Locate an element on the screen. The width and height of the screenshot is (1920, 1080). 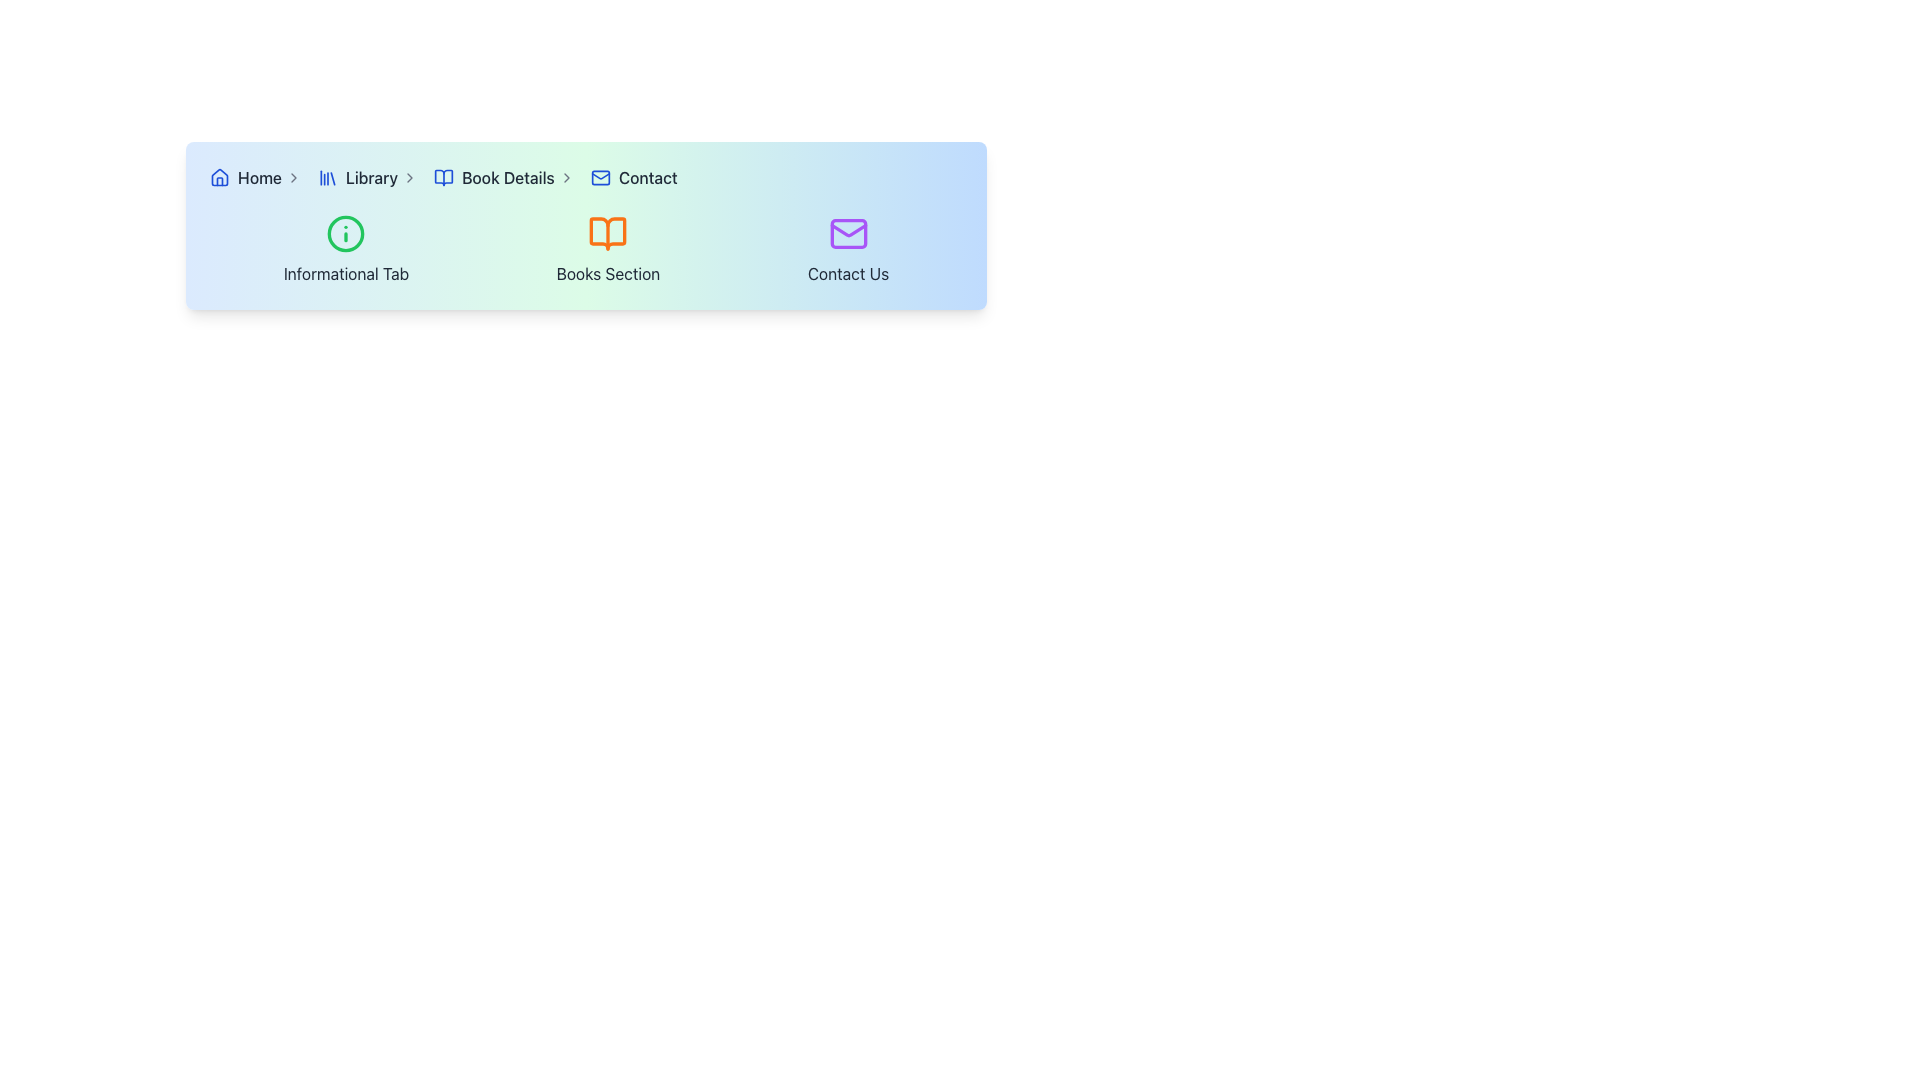
the 'Books Section' navigation option, which includes an icon and a text label is located at coordinates (607, 249).